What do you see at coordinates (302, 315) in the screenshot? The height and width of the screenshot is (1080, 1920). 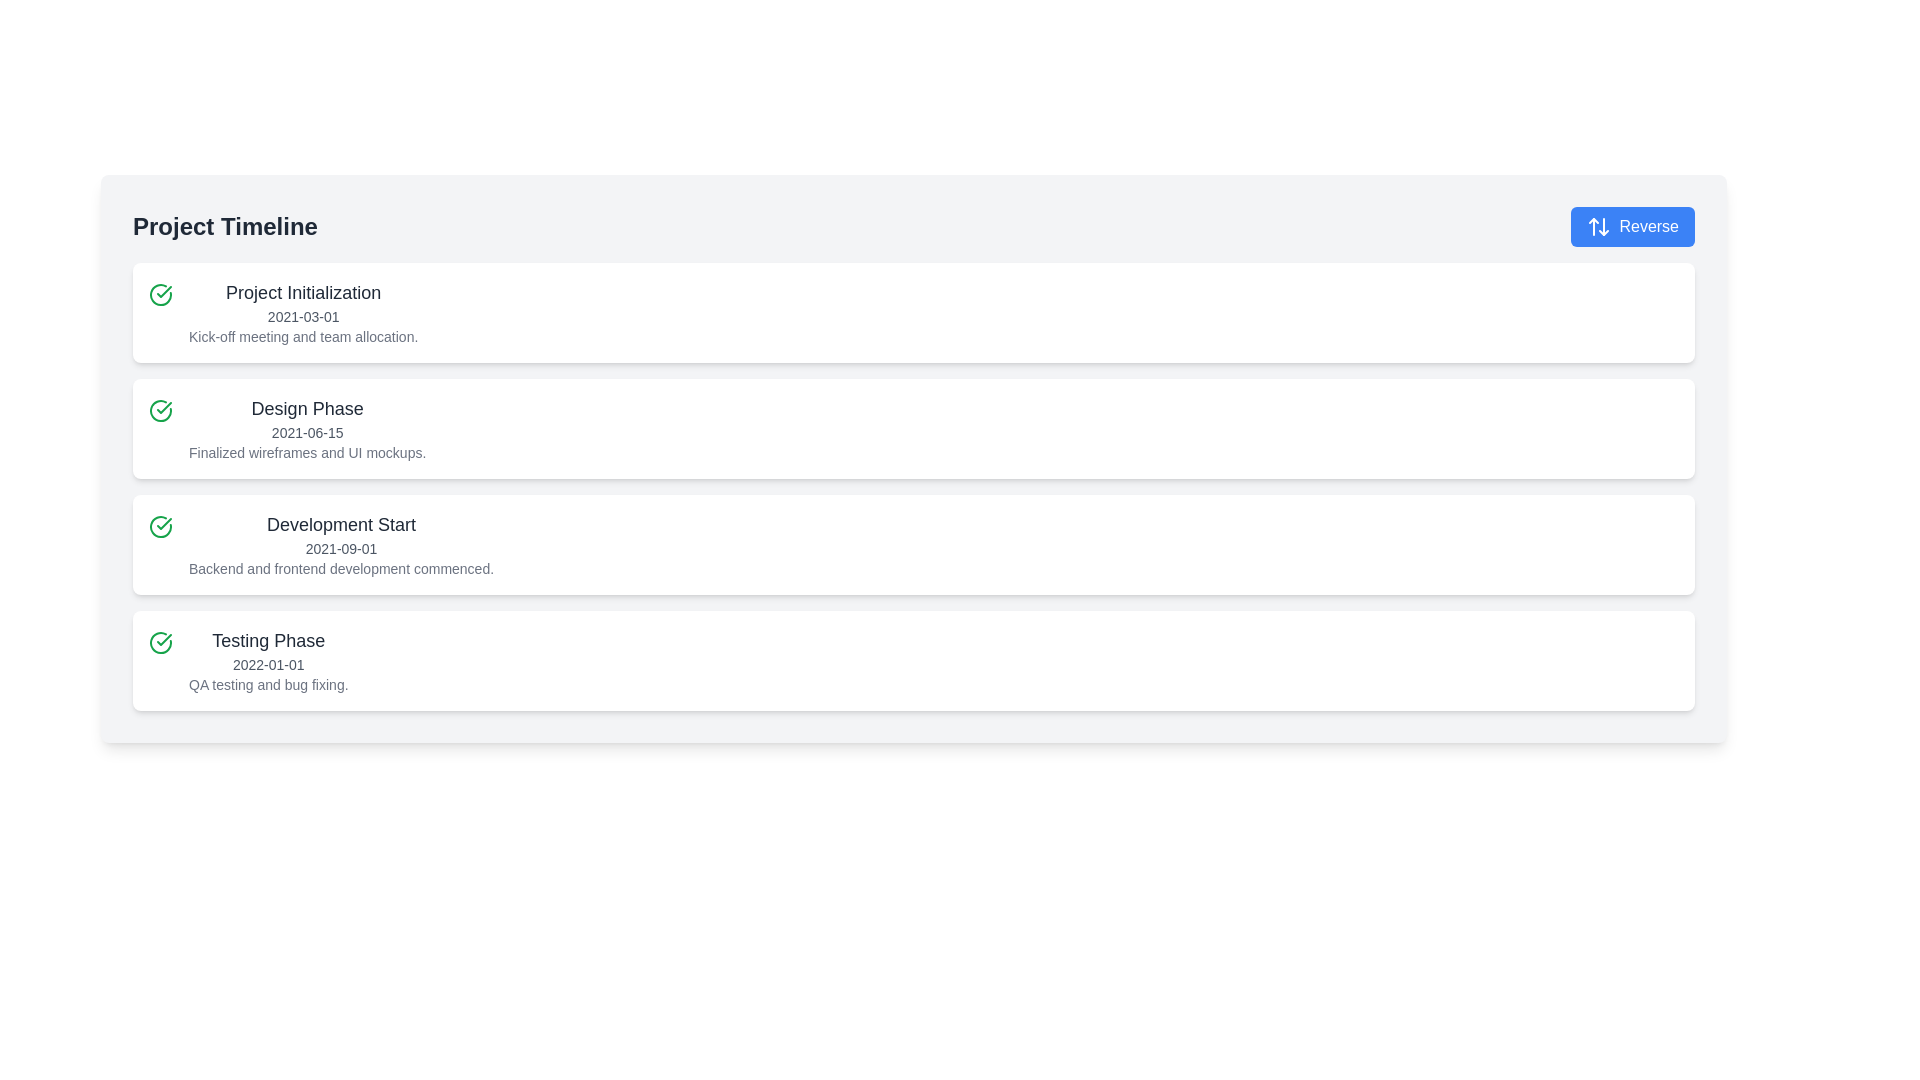 I see `the text that displays the date associated with the 'Project Initialization' phase, located directly below the 'Project Initialization' title in the first card of the project timeline` at bounding box center [302, 315].